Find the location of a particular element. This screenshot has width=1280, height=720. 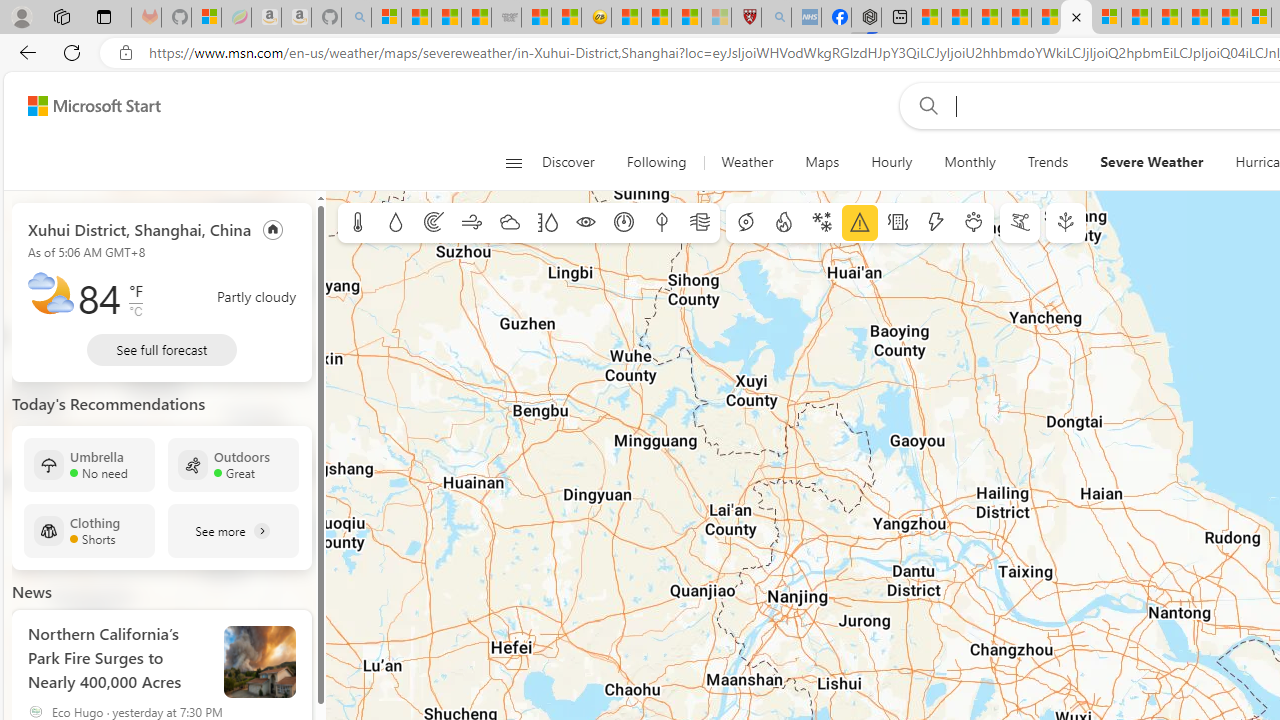

'Trends' is located at coordinates (1046, 162).